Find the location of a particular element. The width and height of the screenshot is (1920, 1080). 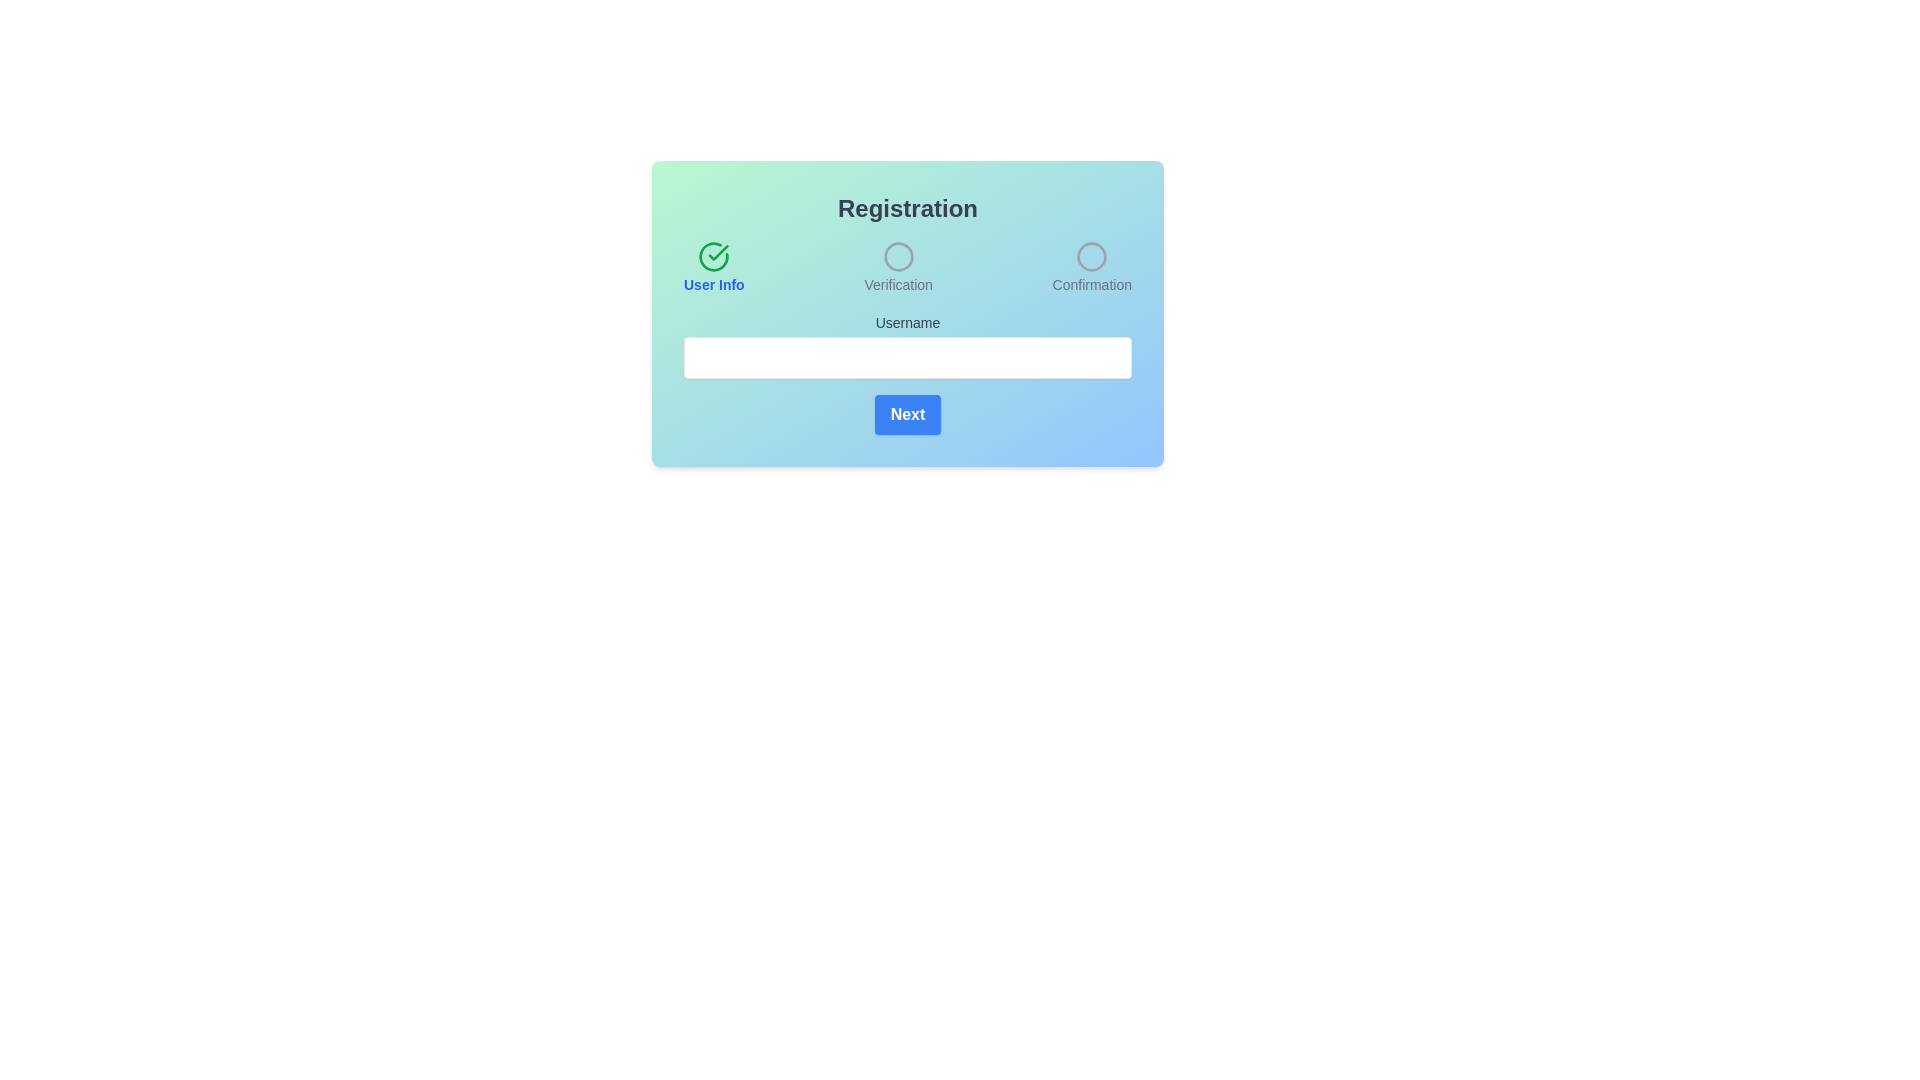

the green circular icon with a checkmark, located above the 'User Info' label in the registration progress bar is located at coordinates (714, 256).